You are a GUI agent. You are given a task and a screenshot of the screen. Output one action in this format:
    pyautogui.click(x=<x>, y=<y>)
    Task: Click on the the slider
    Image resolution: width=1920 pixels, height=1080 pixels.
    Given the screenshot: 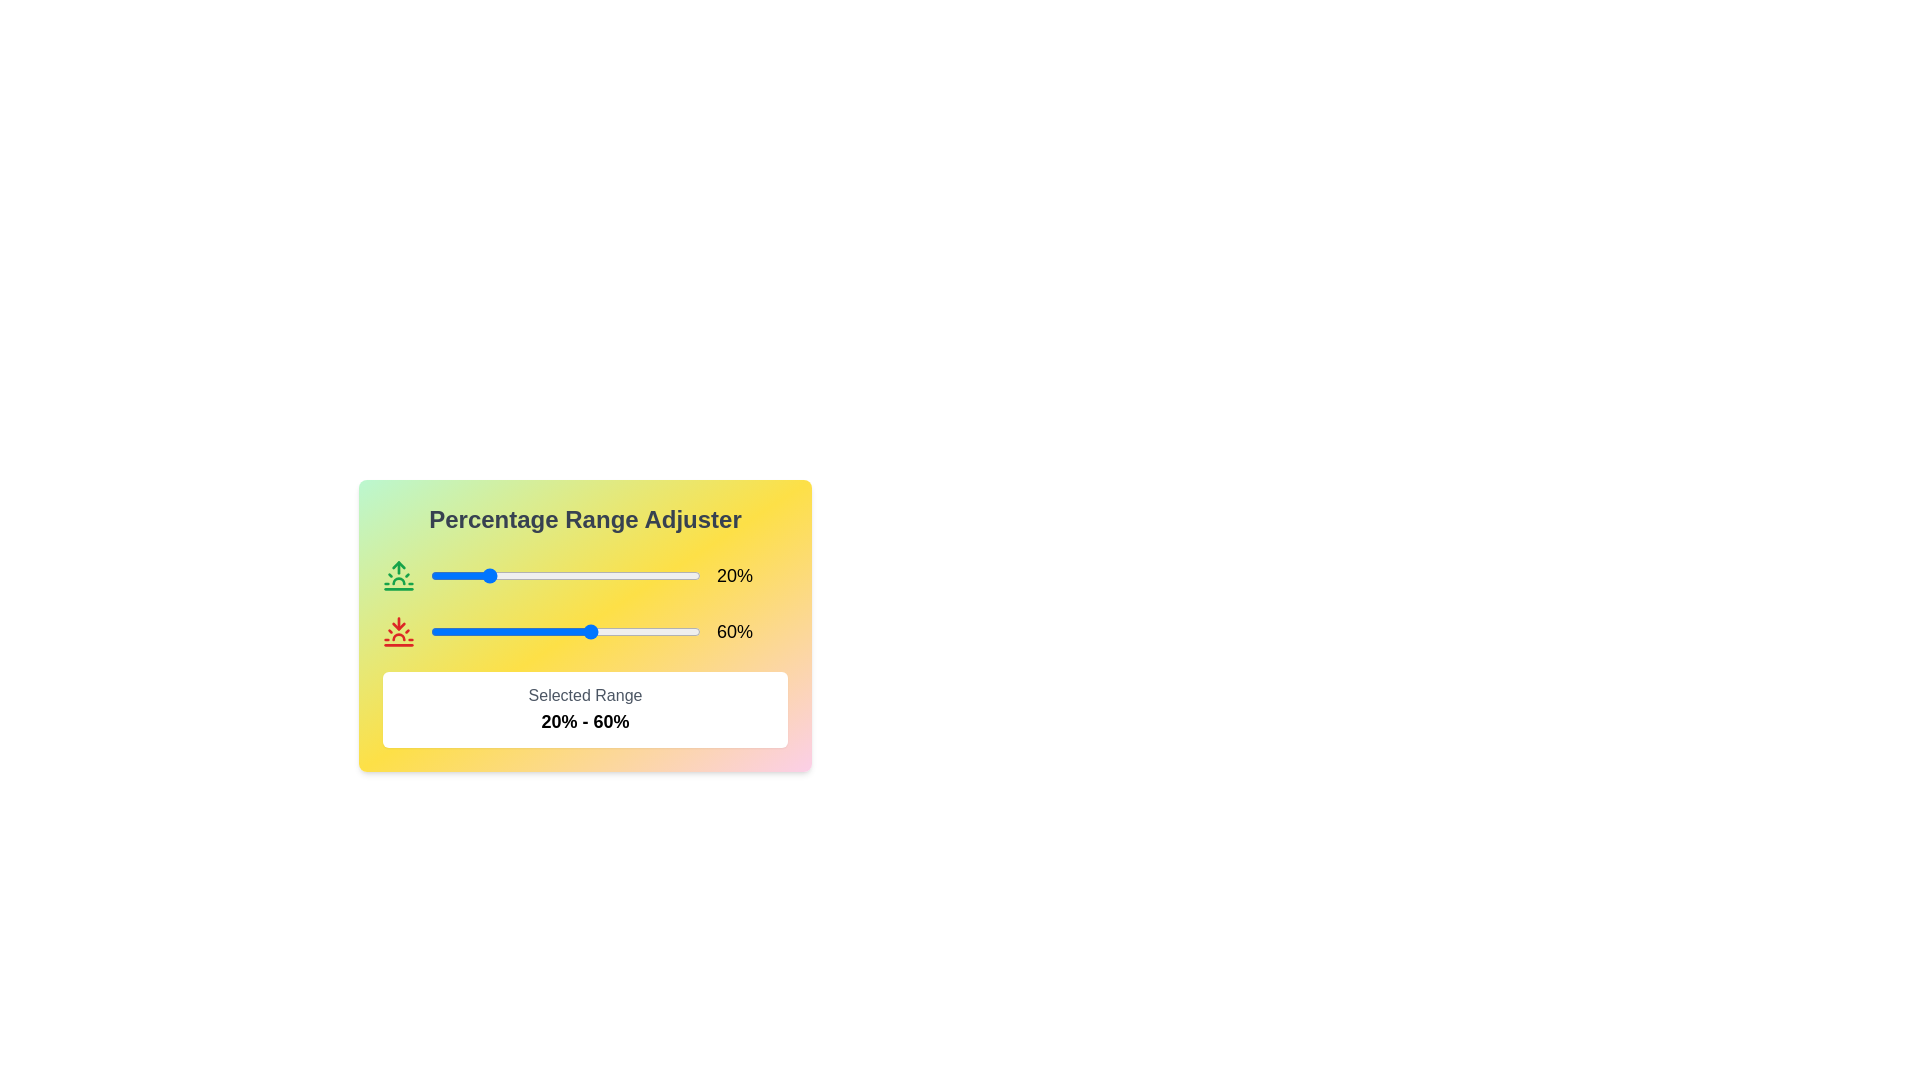 What is the action you would take?
    pyautogui.click(x=679, y=575)
    